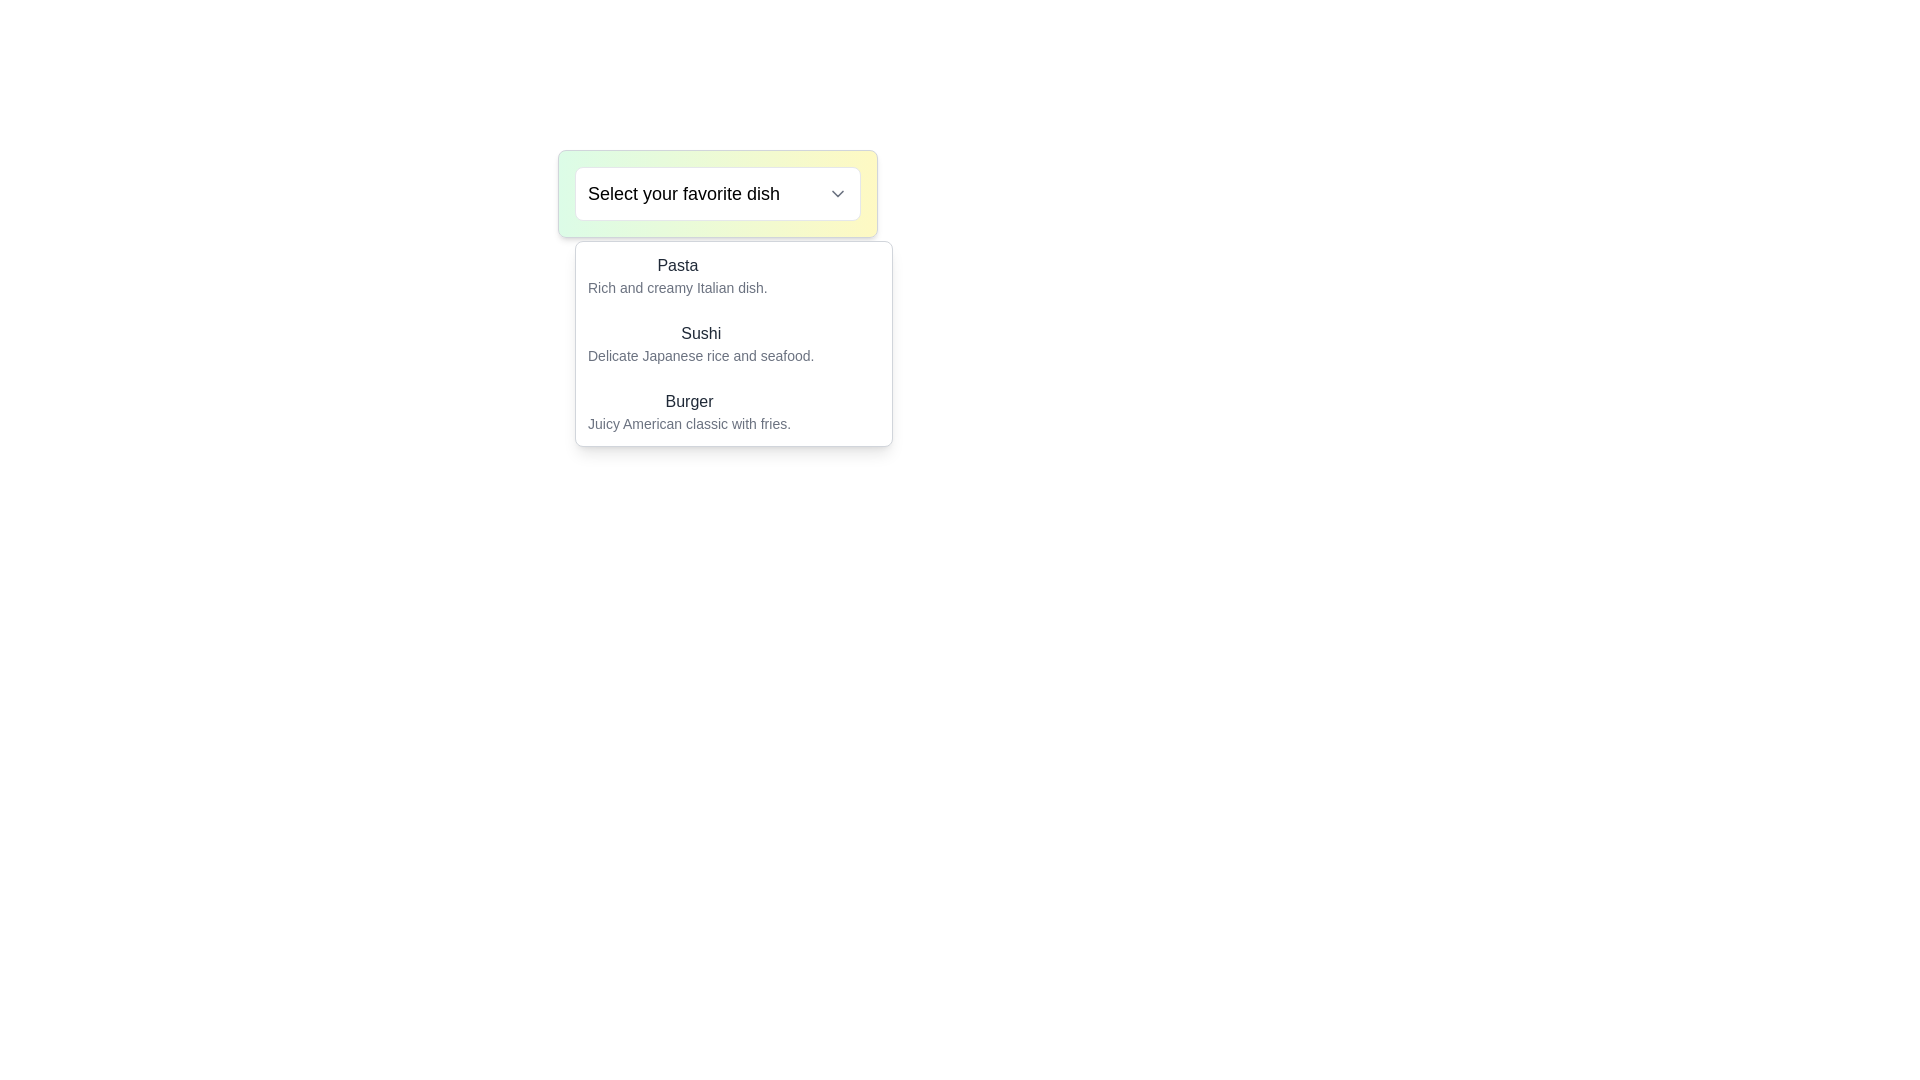 The height and width of the screenshot is (1080, 1920). Describe the element at coordinates (733, 276) in the screenshot. I see `the 'Pasta' option in the dropdown menu, which is the first item directly below the 'Select your favorite dish.' trigger` at that location.